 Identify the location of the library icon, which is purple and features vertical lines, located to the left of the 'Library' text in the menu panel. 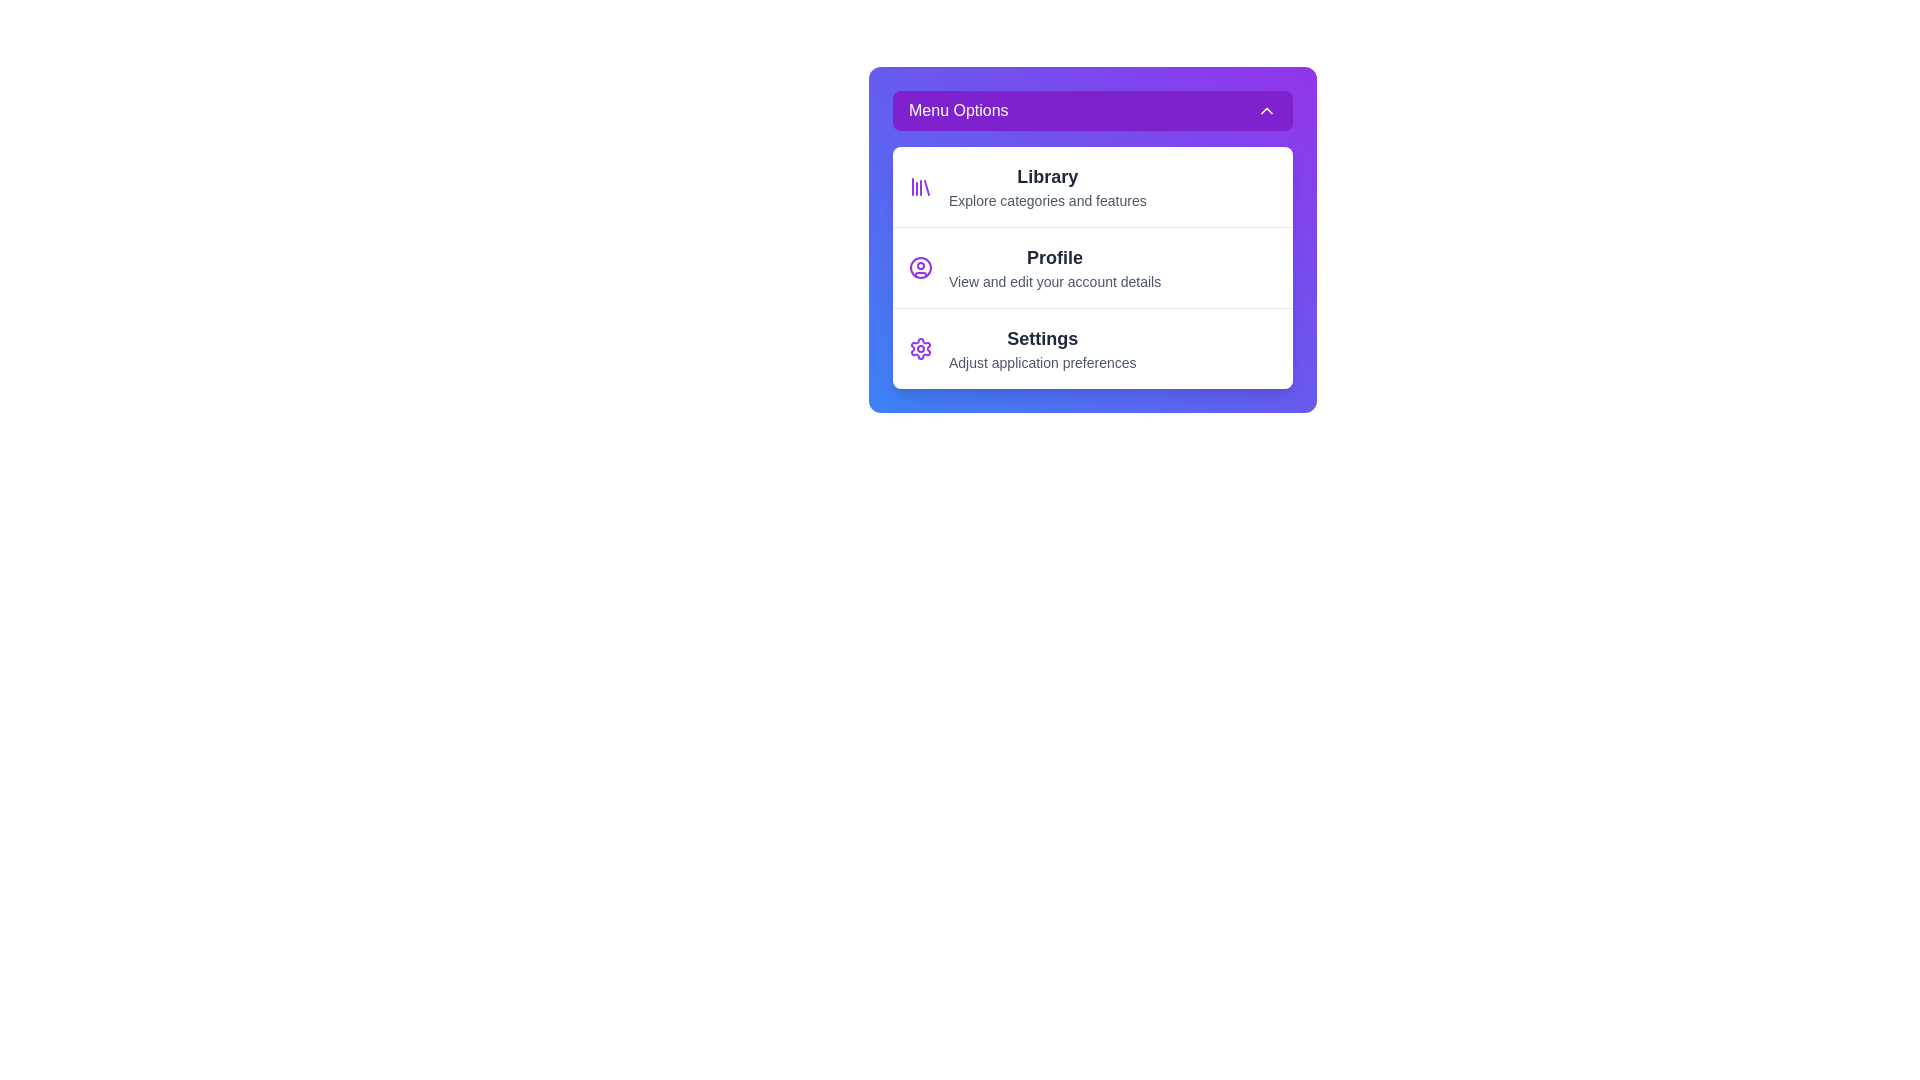
(920, 186).